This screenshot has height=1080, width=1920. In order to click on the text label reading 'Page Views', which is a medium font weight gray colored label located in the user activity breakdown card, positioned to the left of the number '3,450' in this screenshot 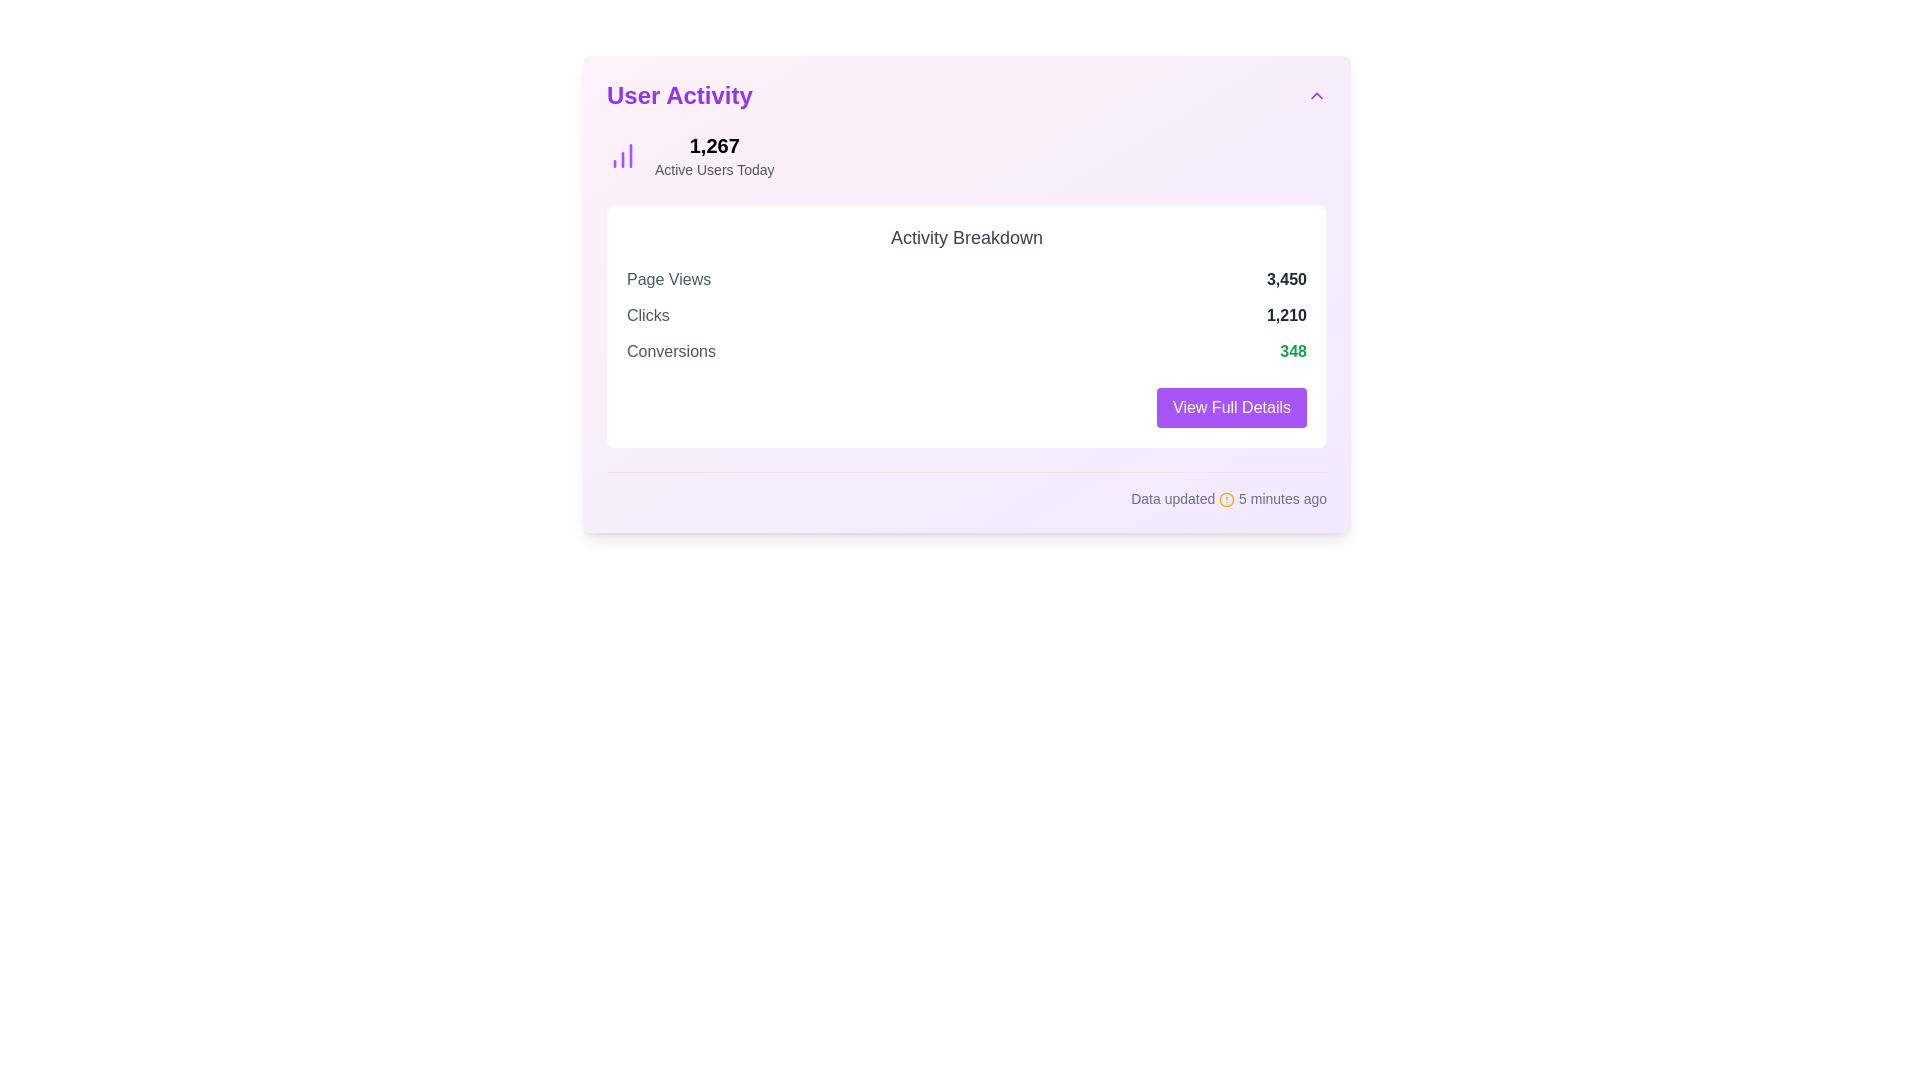, I will do `click(669, 280)`.